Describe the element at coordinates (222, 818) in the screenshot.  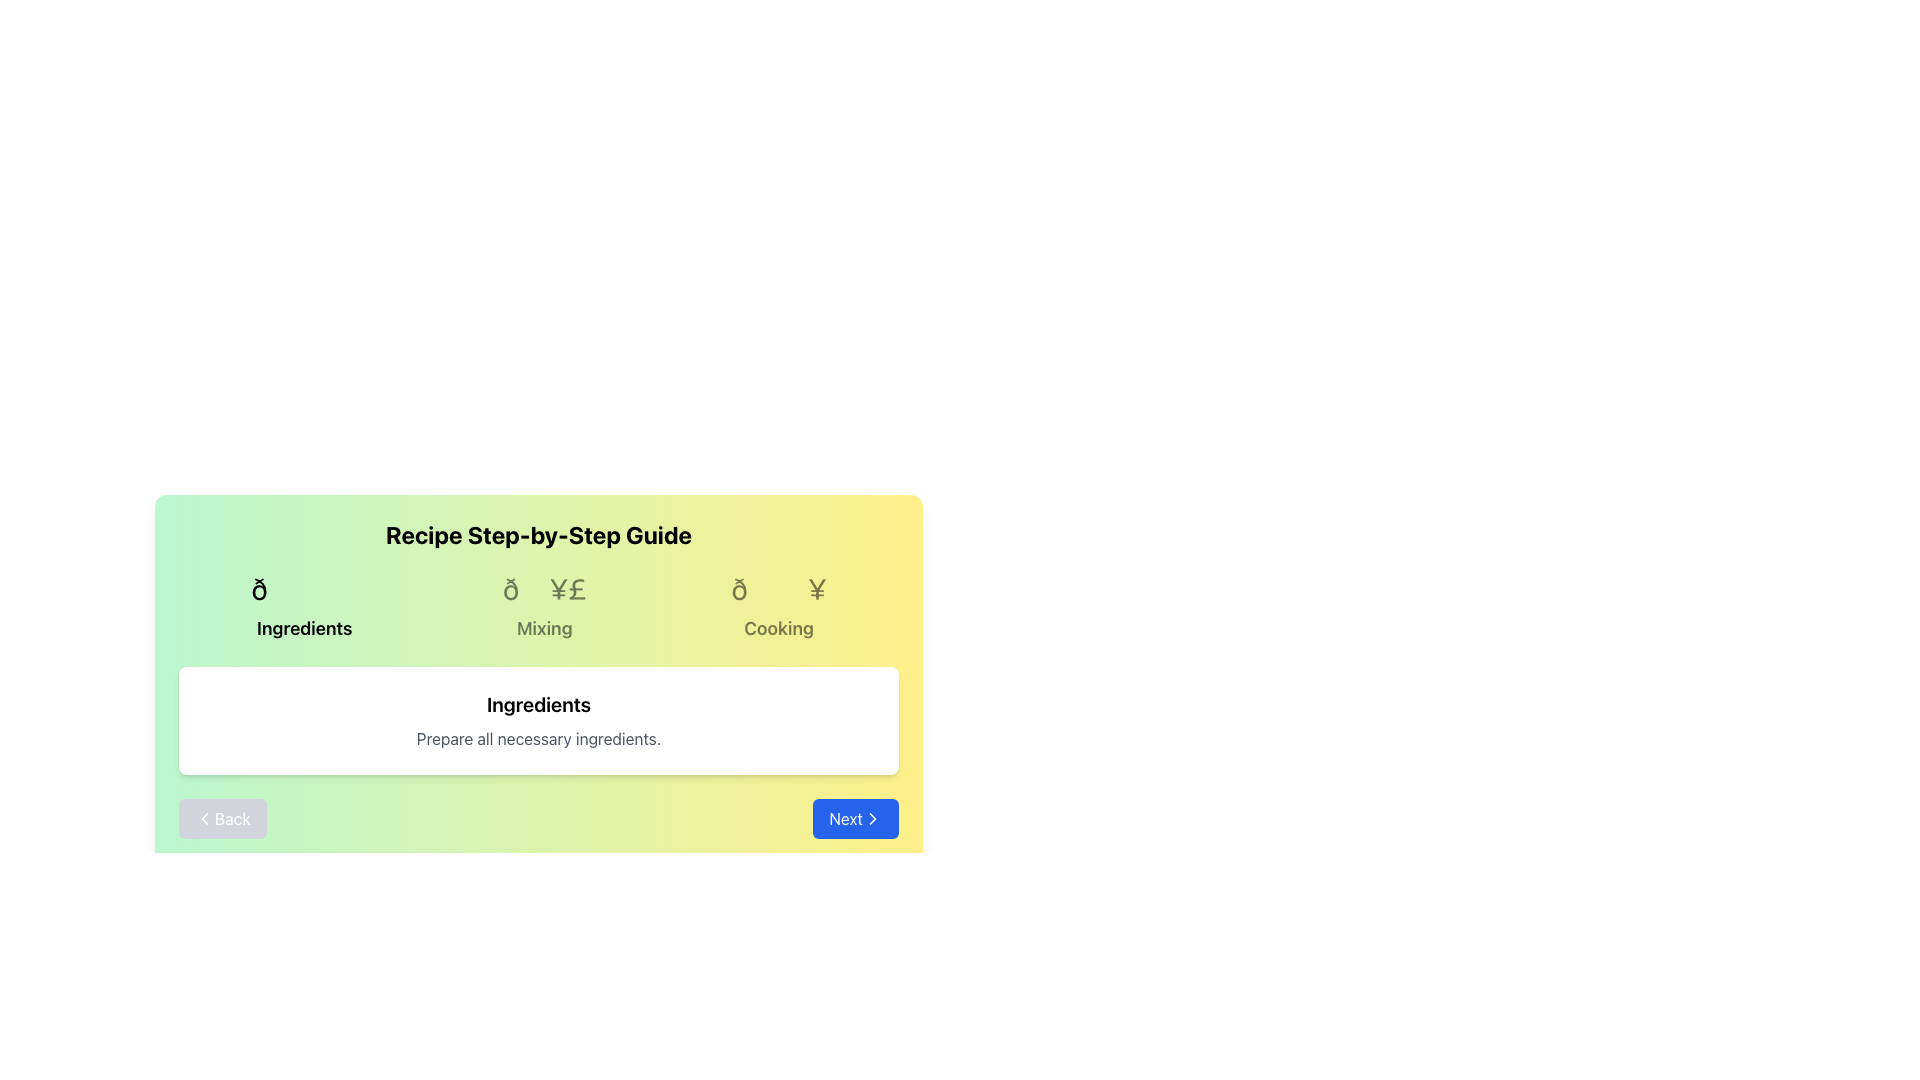
I see `the blue 'Back' button with white text and a left-pointing arrow icon` at that location.